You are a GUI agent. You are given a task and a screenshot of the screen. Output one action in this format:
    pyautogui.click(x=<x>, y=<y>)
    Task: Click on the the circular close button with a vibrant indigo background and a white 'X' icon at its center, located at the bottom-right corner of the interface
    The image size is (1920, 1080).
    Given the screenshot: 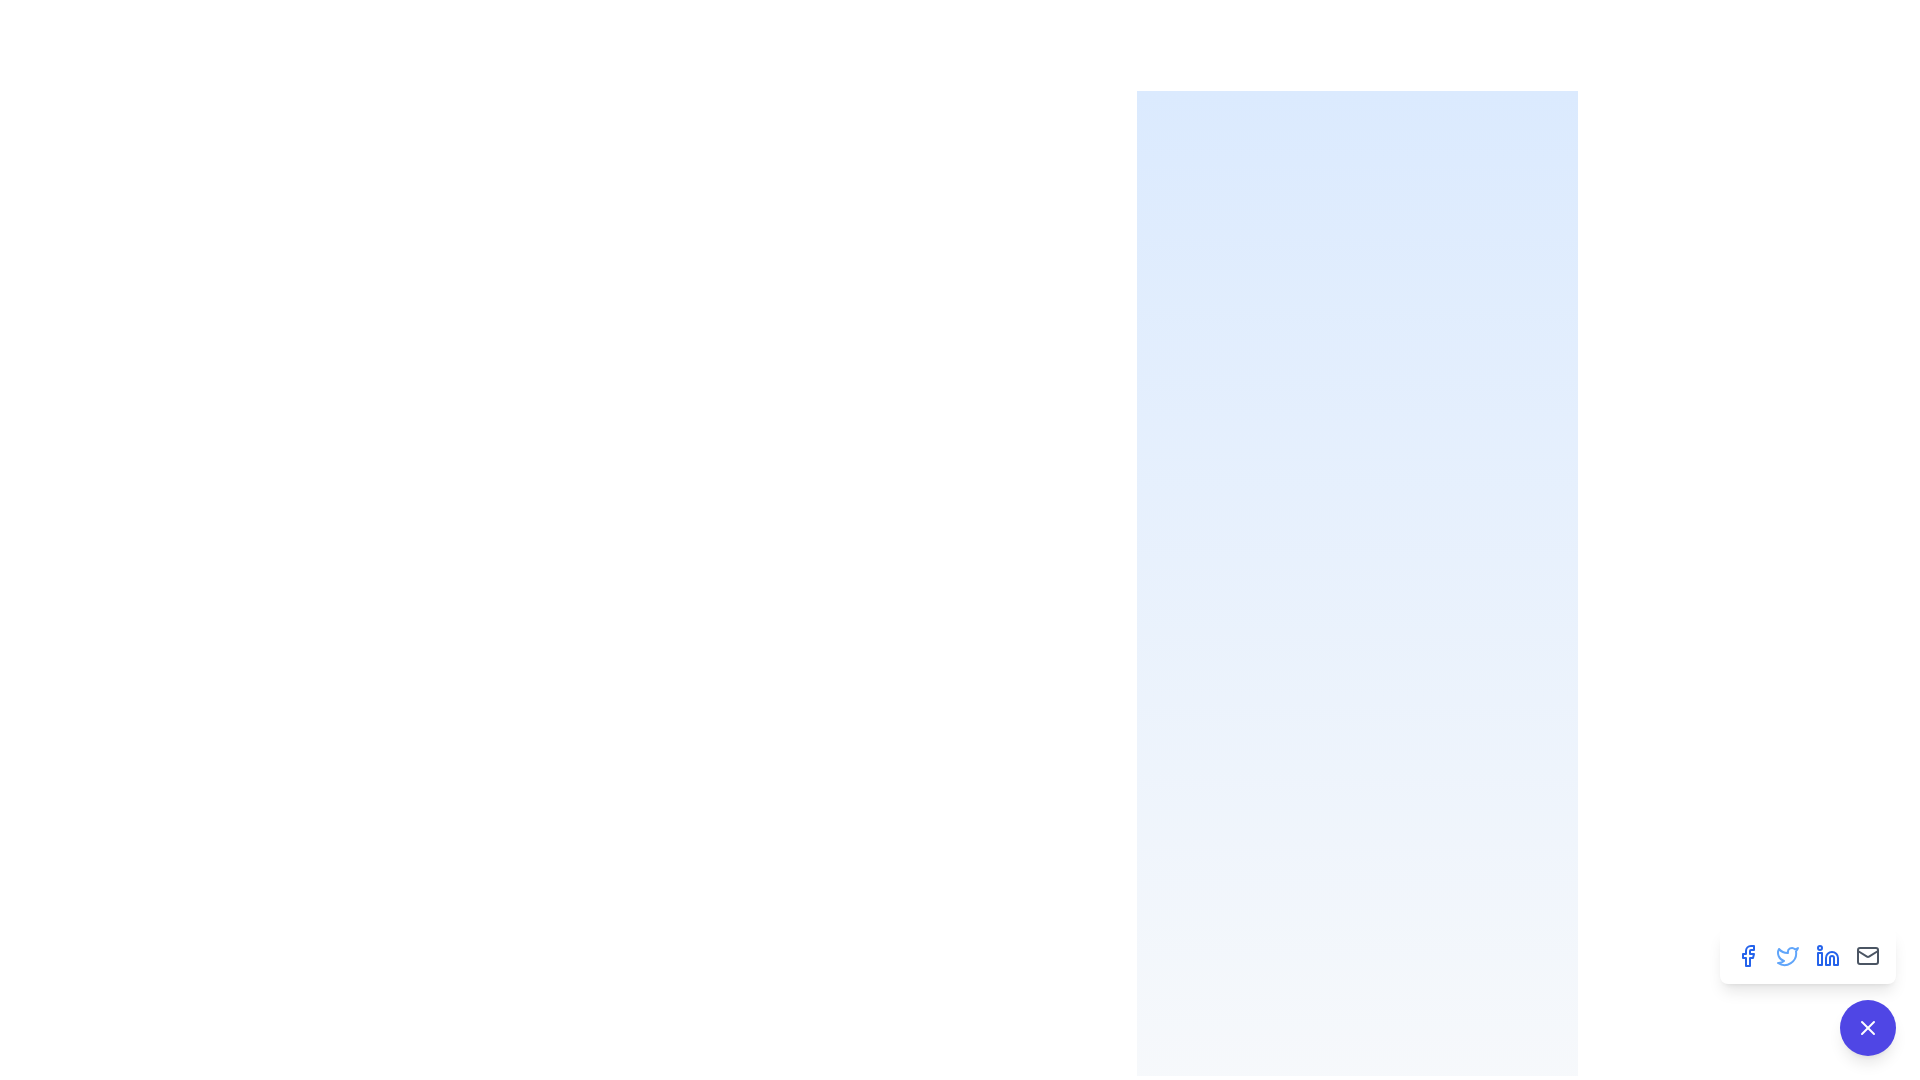 What is the action you would take?
    pyautogui.click(x=1866, y=1028)
    